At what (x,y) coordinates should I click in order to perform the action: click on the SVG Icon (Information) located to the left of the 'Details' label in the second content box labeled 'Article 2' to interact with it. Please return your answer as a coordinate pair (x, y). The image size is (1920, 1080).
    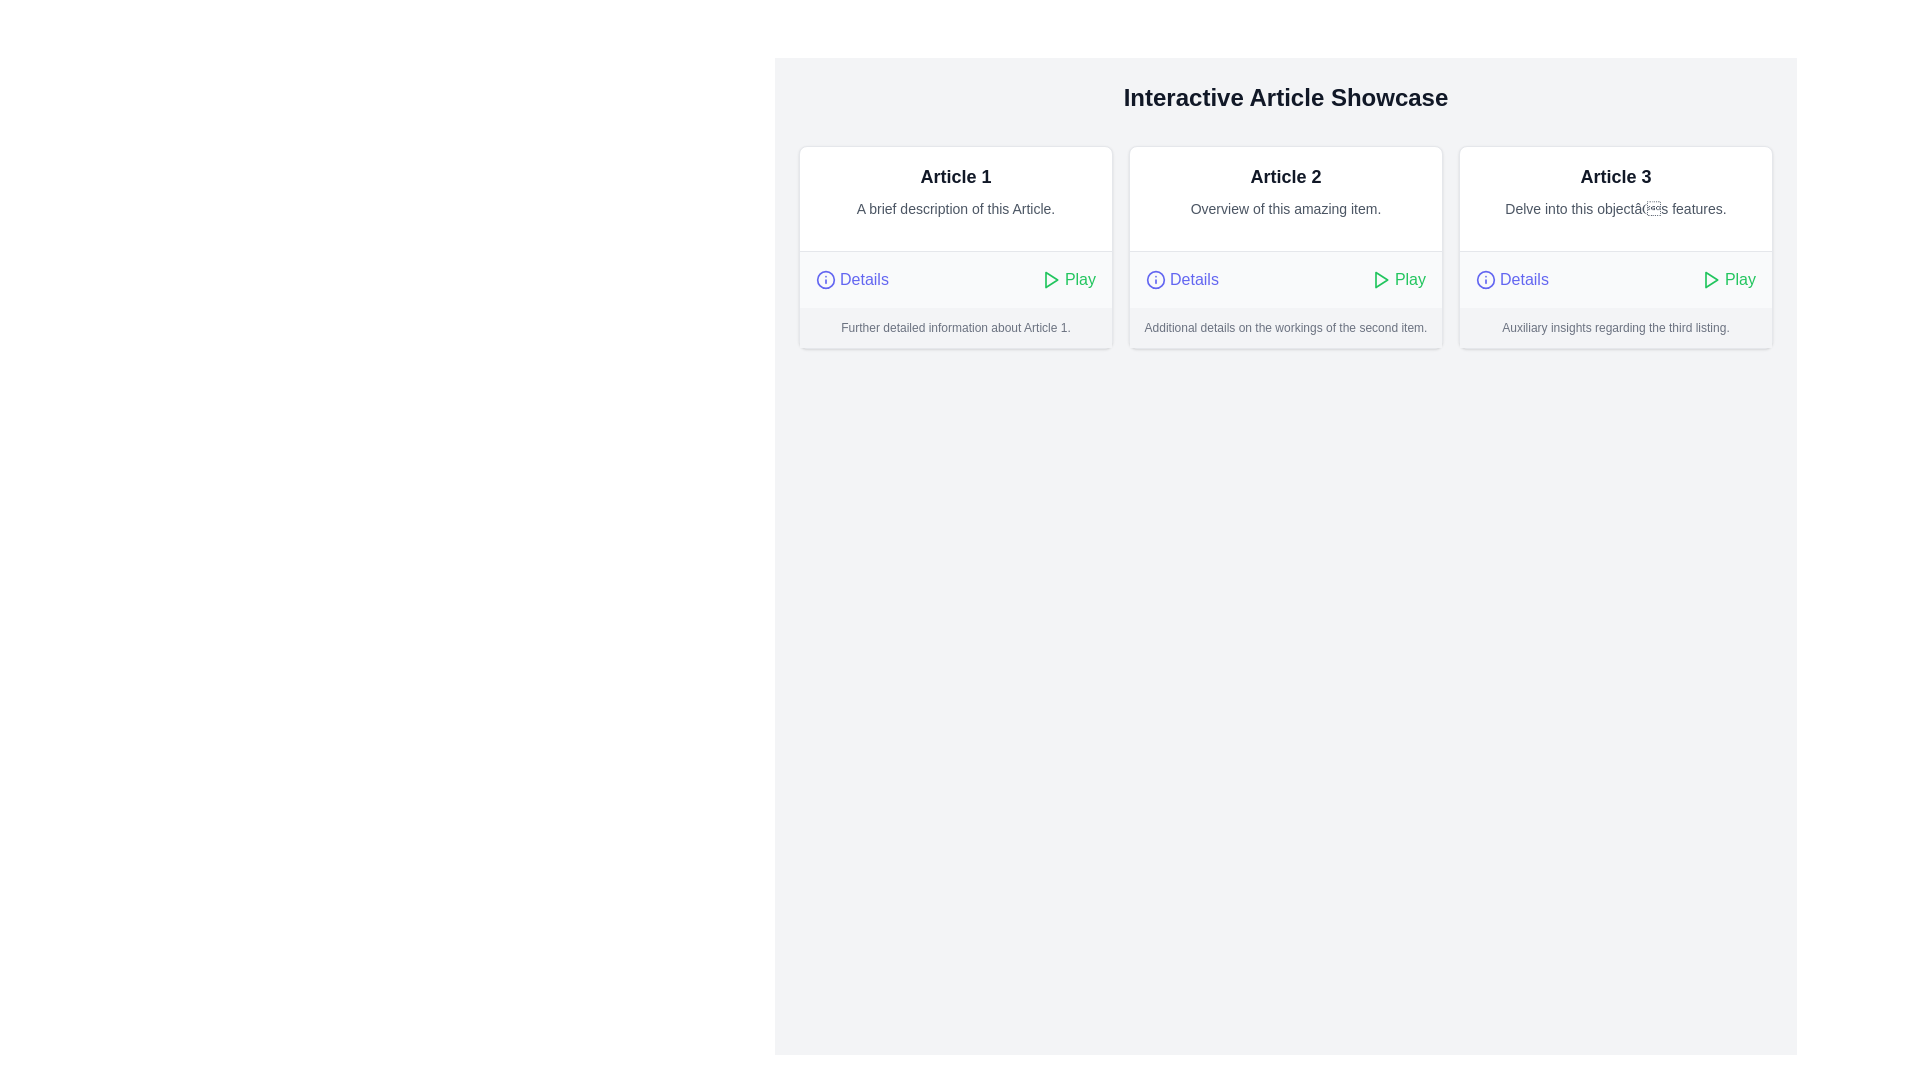
    Looking at the image, I should click on (1156, 280).